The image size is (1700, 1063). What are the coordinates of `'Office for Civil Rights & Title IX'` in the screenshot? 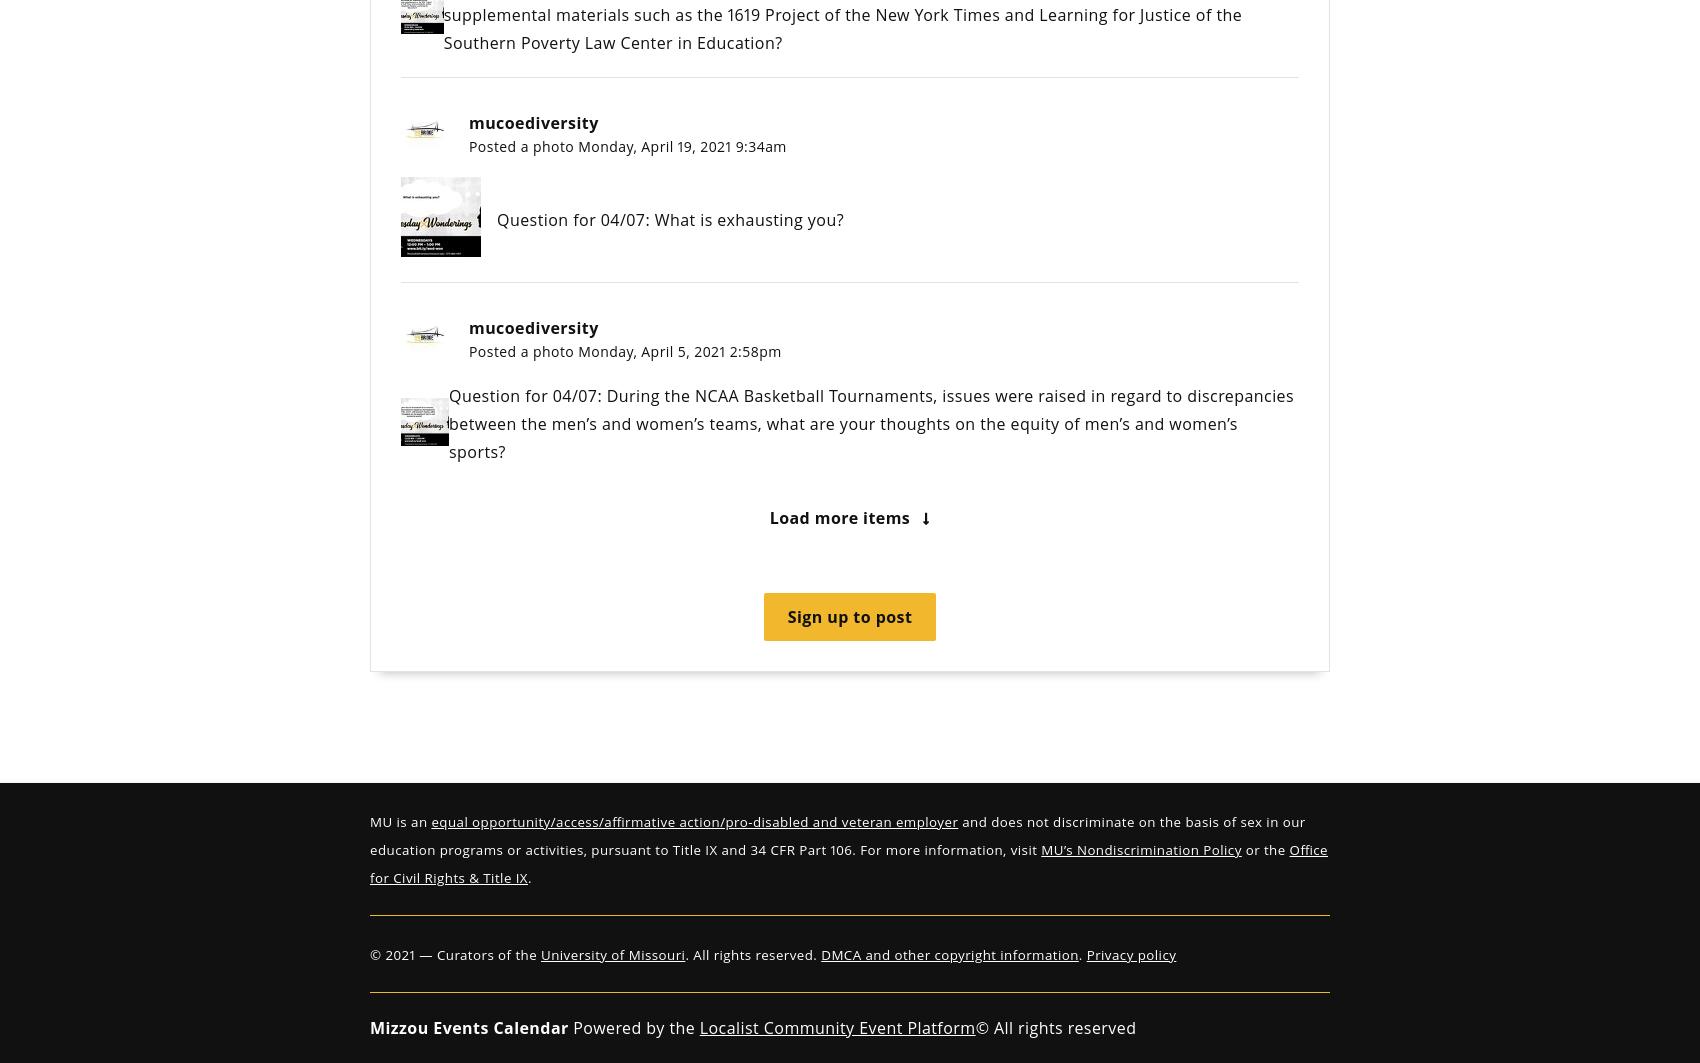 It's located at (847, 863).